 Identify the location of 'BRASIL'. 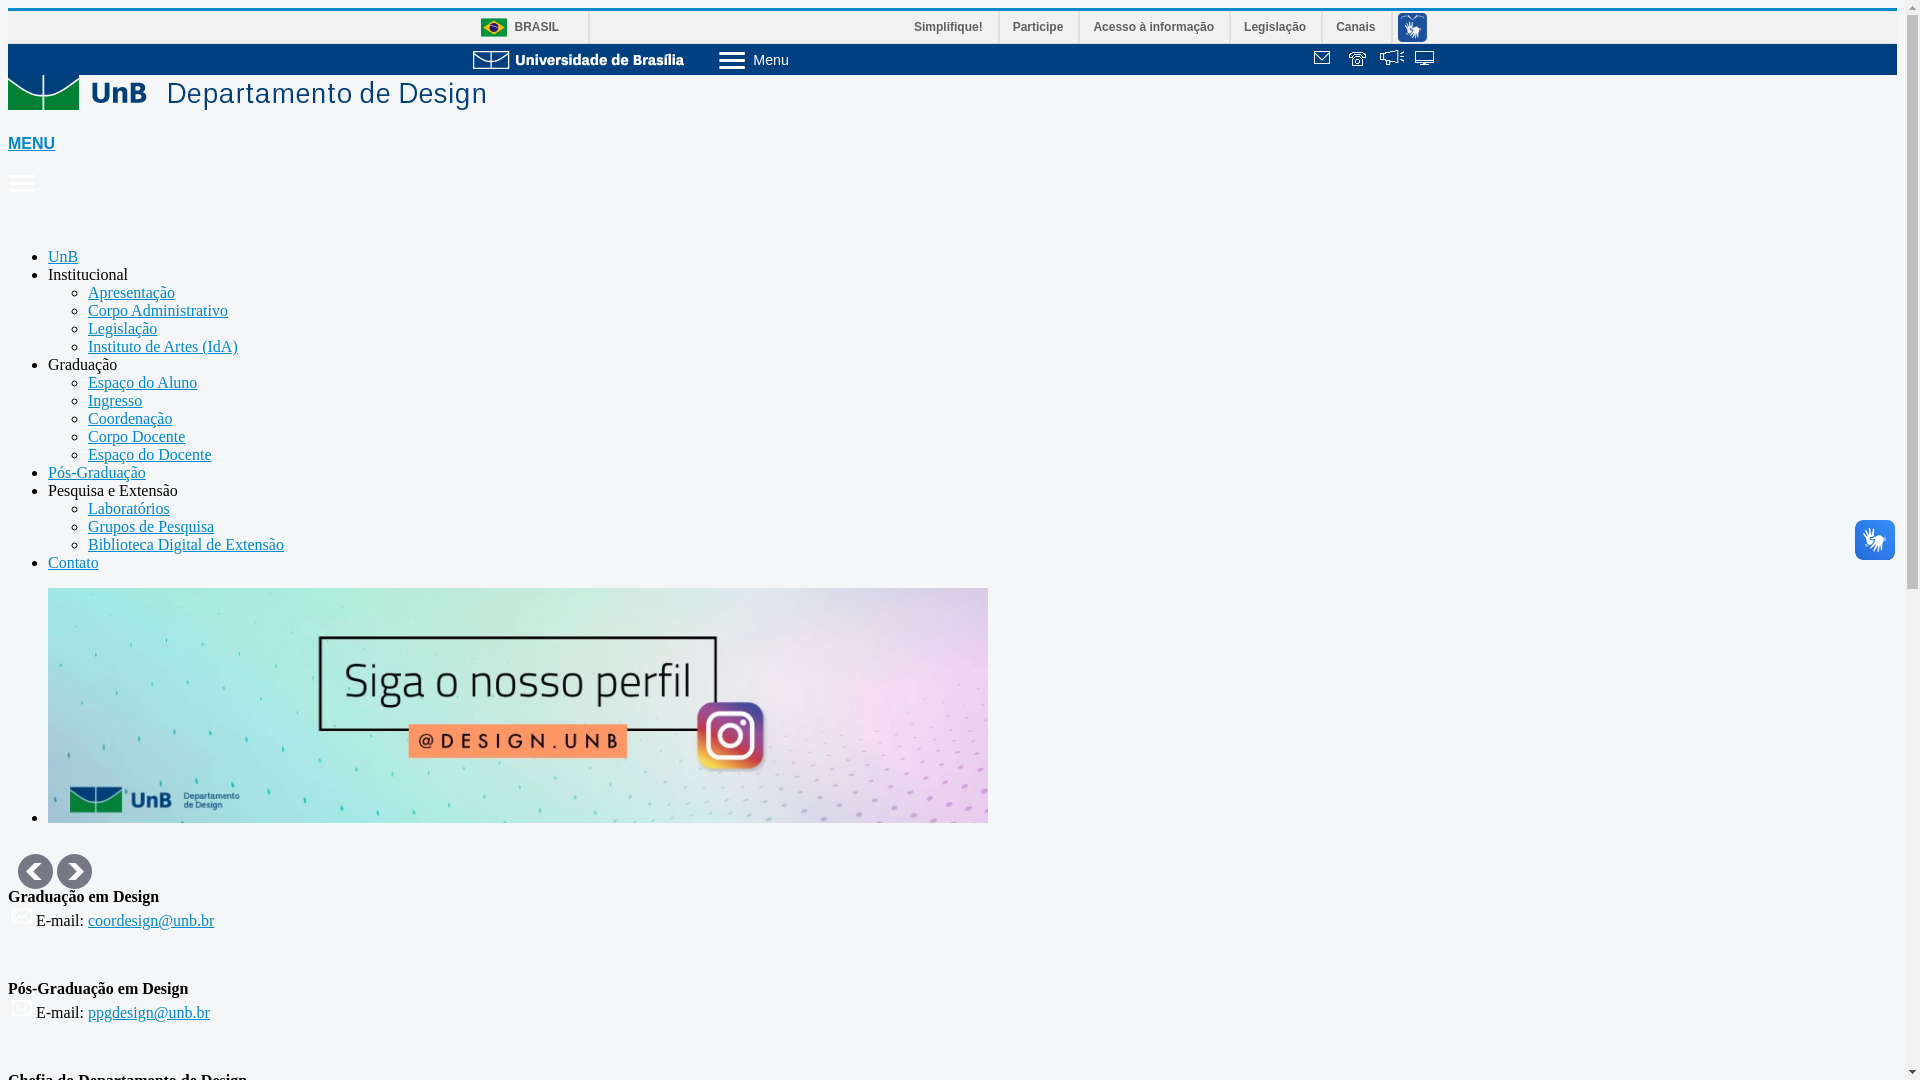
(514, 27).